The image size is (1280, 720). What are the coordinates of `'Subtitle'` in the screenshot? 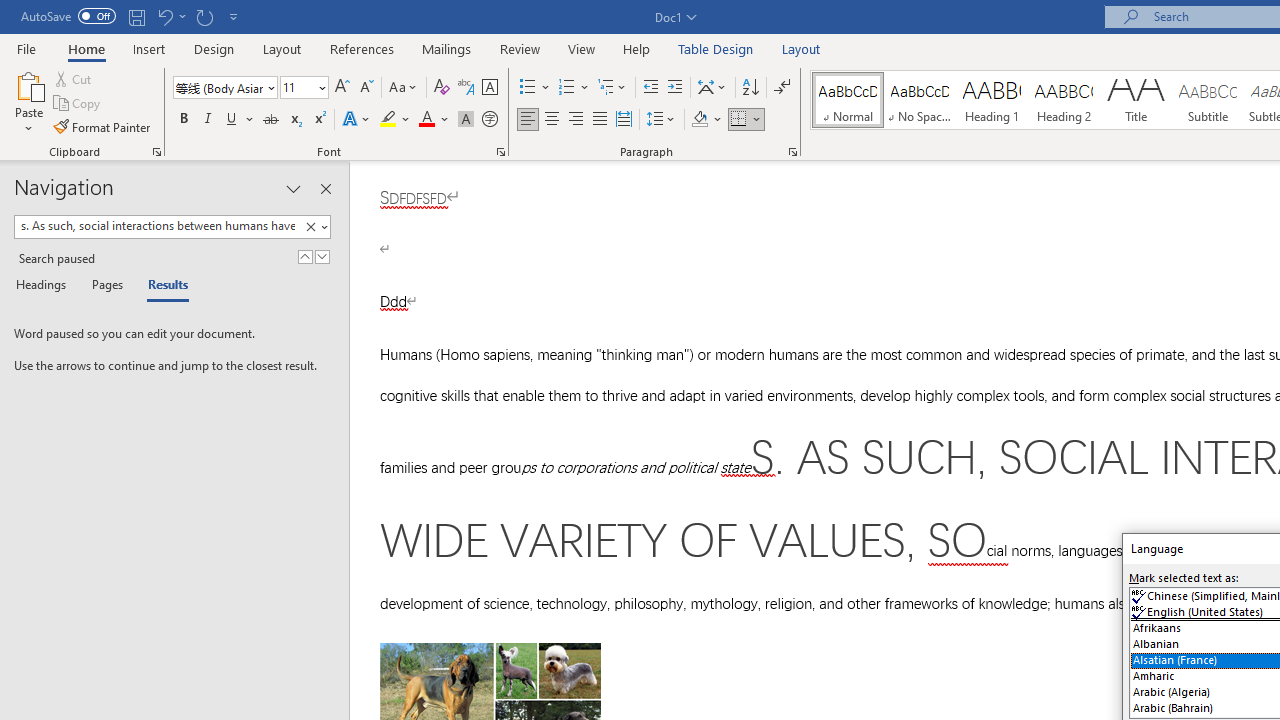 It's located at (1207, 100).